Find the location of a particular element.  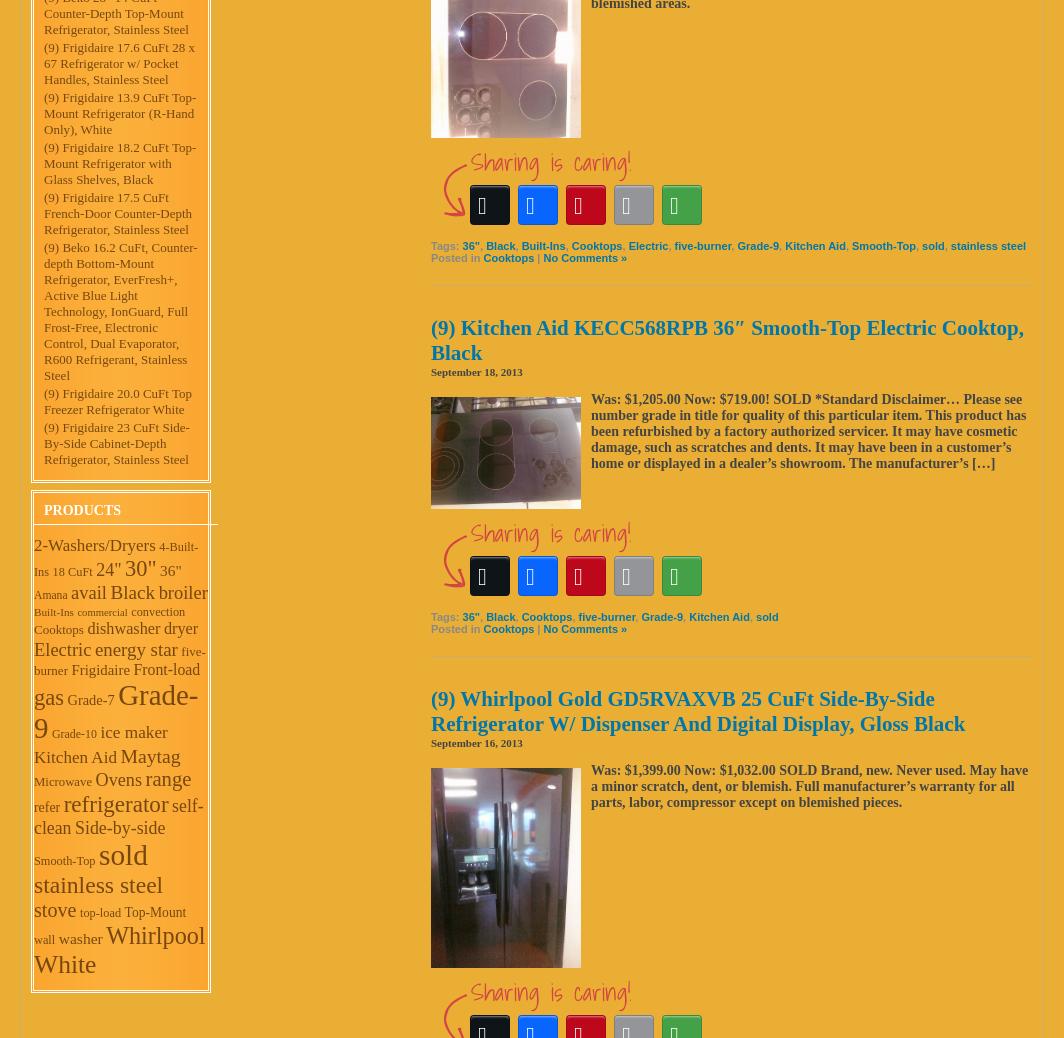

'(9) Frigidaire 18.2 CuFt Top-Mount Refrigerator with Glass Shelves, Black' is located at coordinates (120, 161).